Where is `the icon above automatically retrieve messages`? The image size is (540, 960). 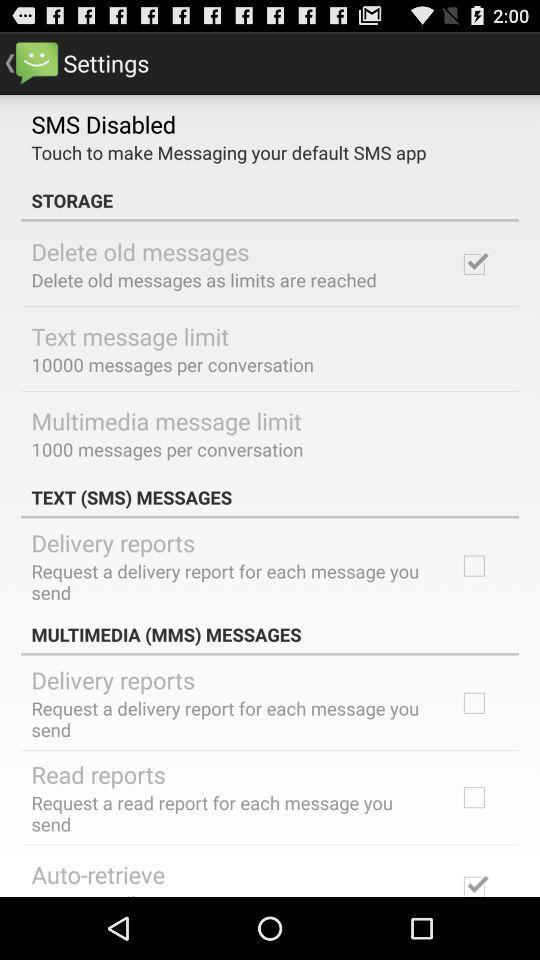 the icon above automatically retrieve messages is located at coordinates (97, 873).